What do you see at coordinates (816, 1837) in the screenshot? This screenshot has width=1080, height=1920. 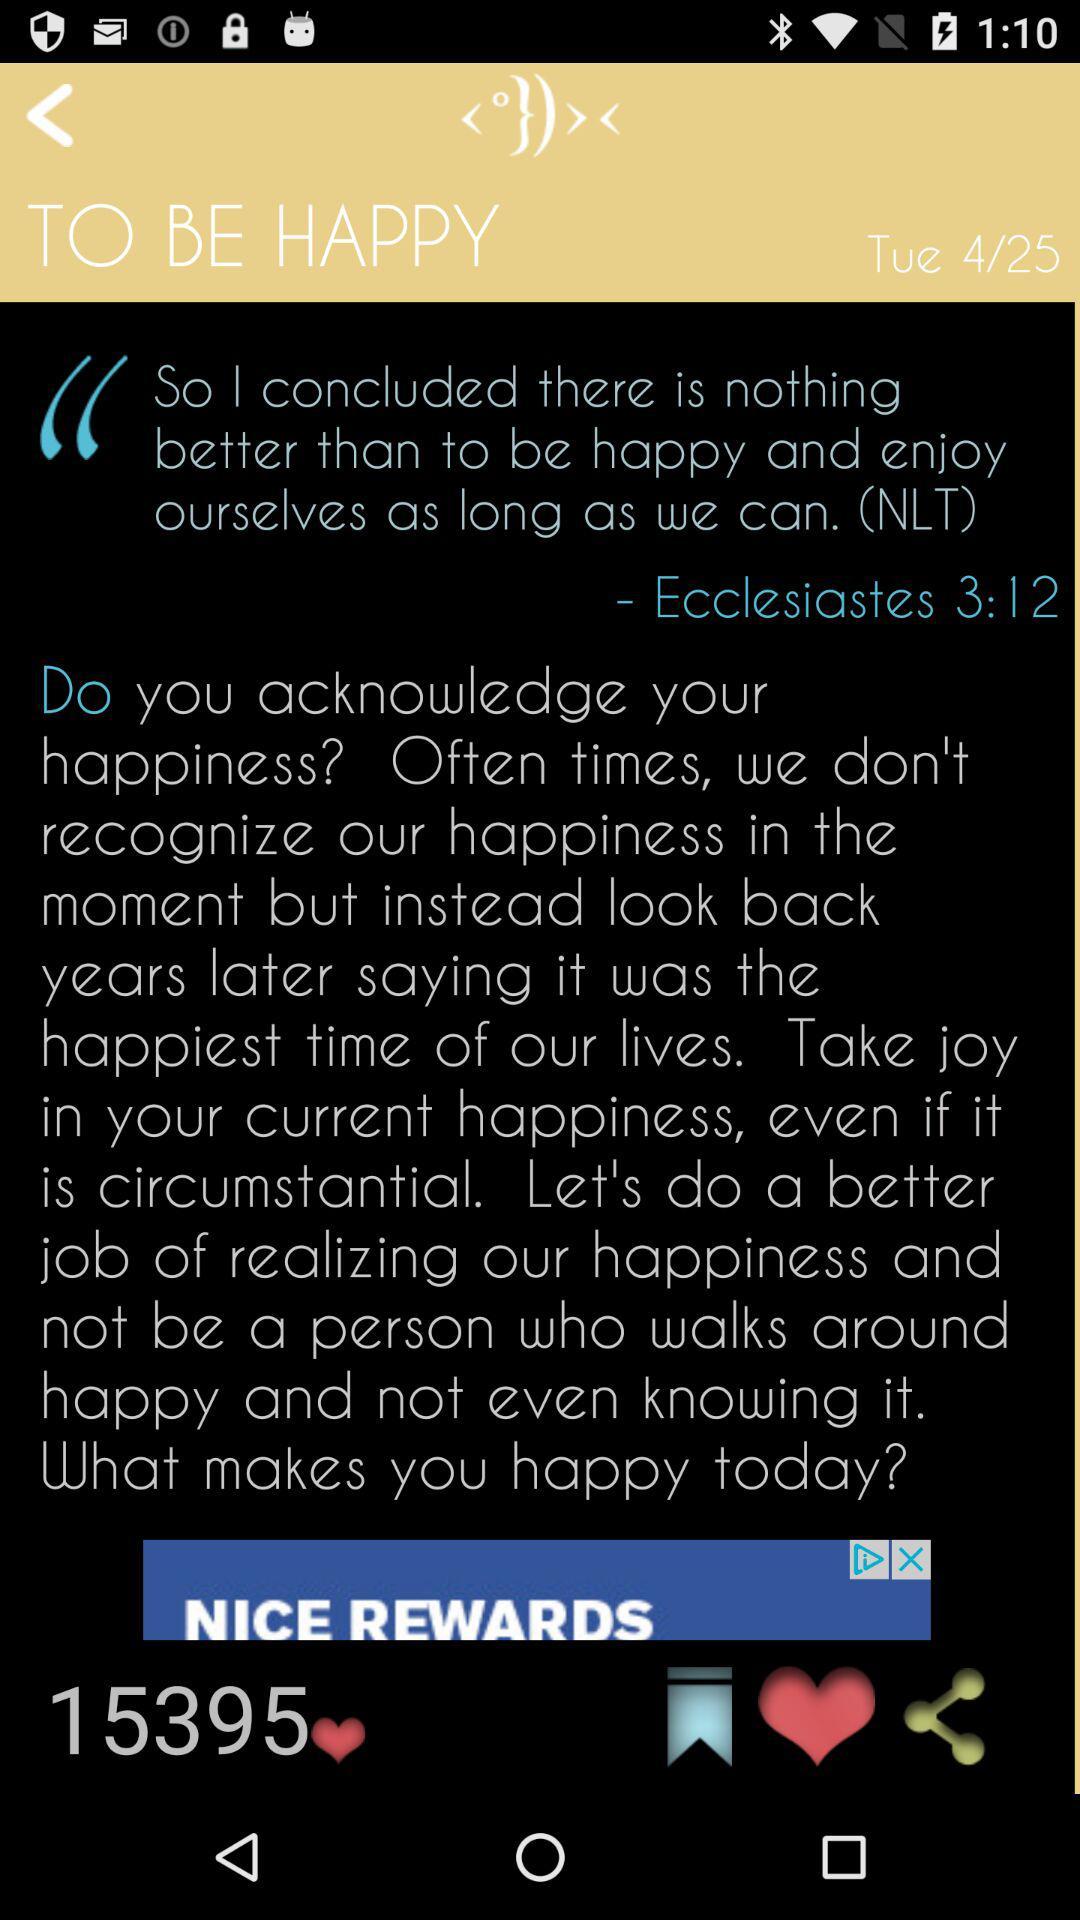 I see `the favorite icon` at bounding box center [816, 1837].